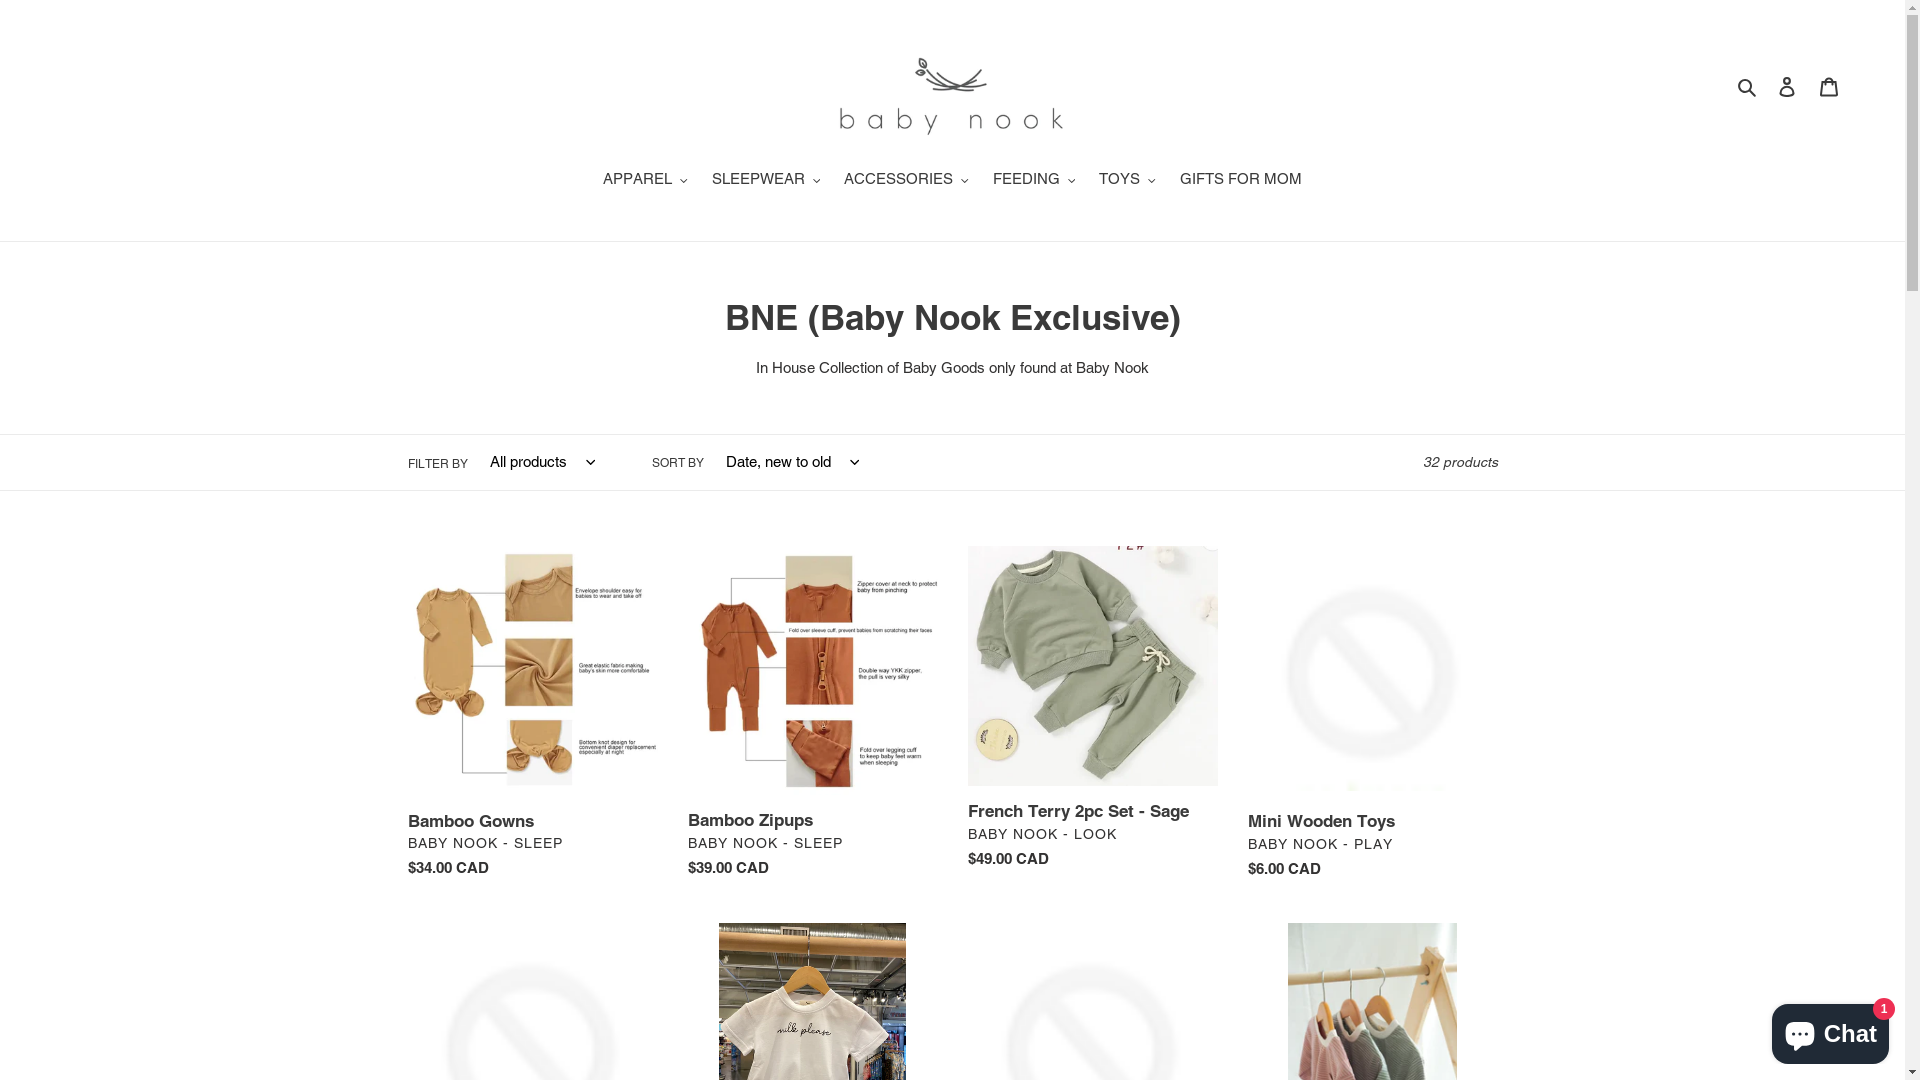 The height and width of the screenshot is (1080, 1920). Describe the element at coordinates (1747, 85) in the screenshot. I see `'Search'` at that location.